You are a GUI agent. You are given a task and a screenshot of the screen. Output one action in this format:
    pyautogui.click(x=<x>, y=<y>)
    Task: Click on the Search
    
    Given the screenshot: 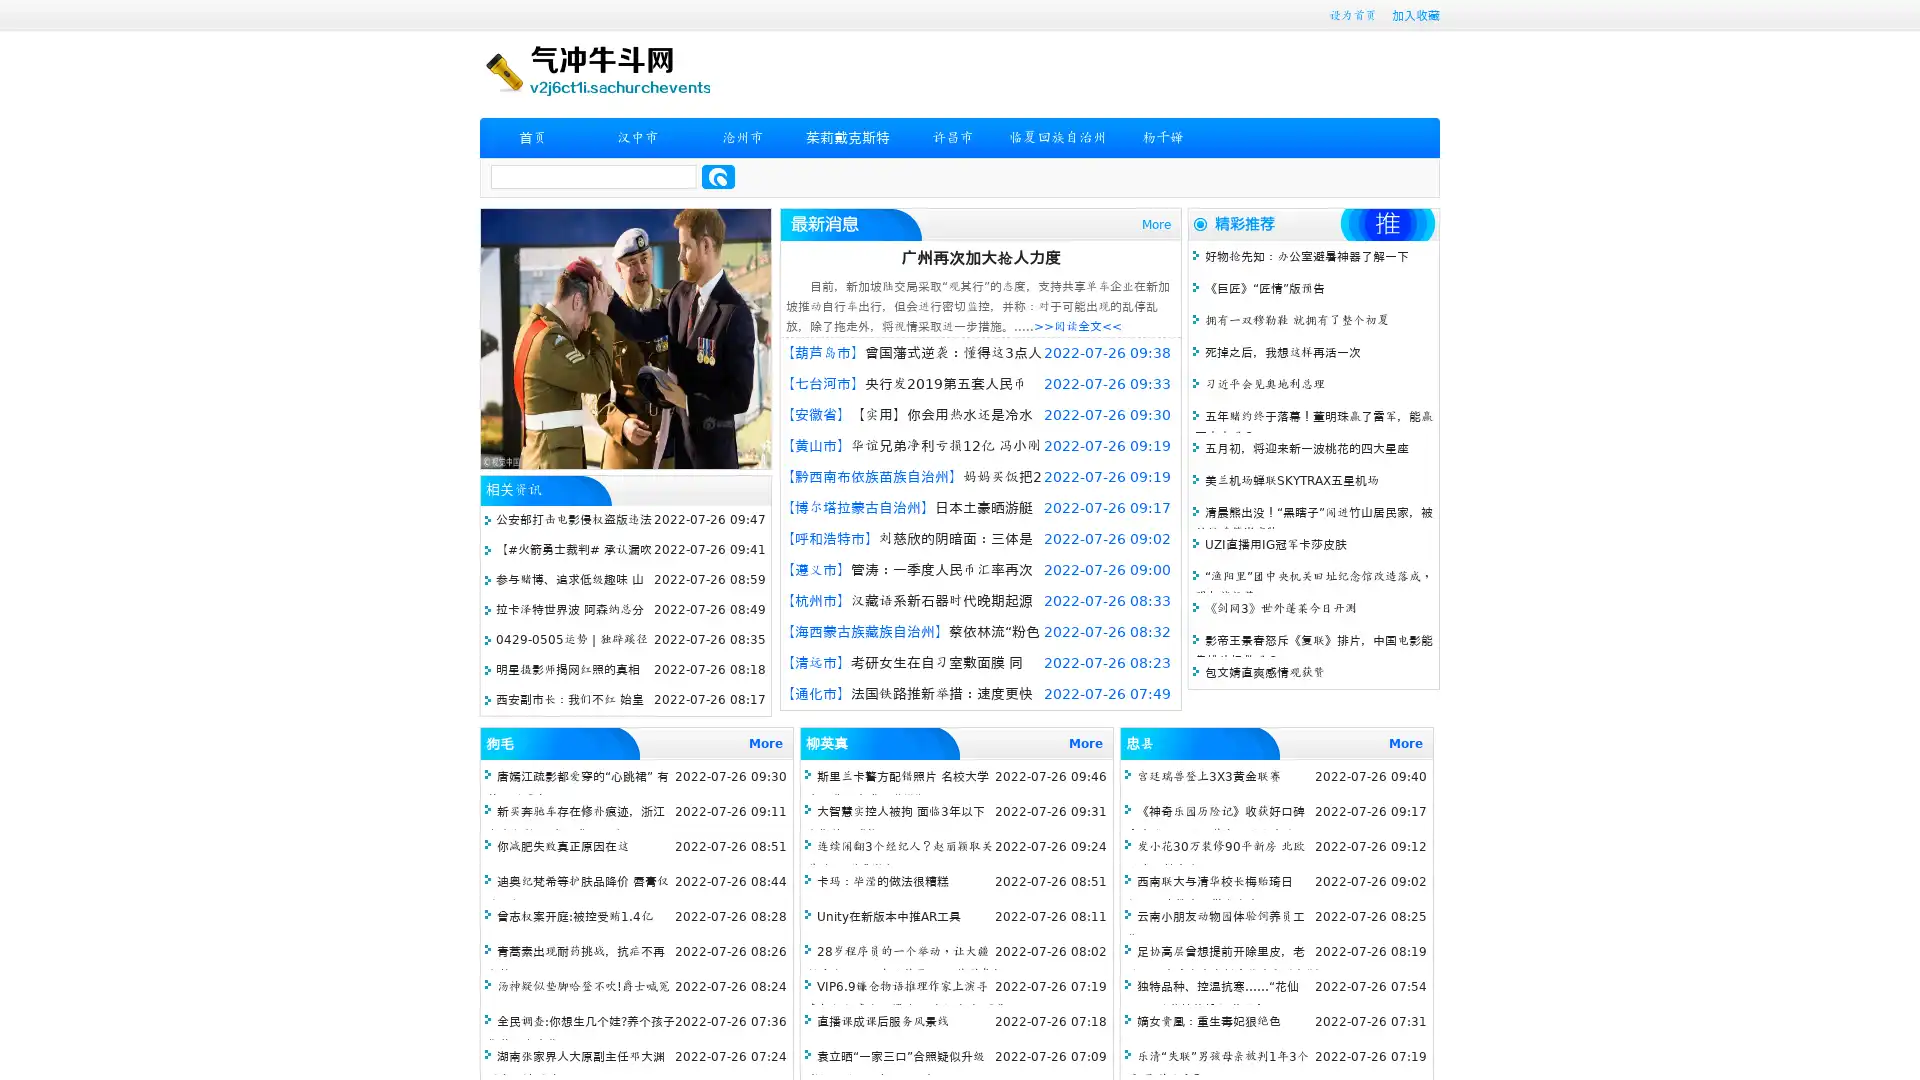 What is the action you would take?
    pyautogui.click(x=718, y=176)
    